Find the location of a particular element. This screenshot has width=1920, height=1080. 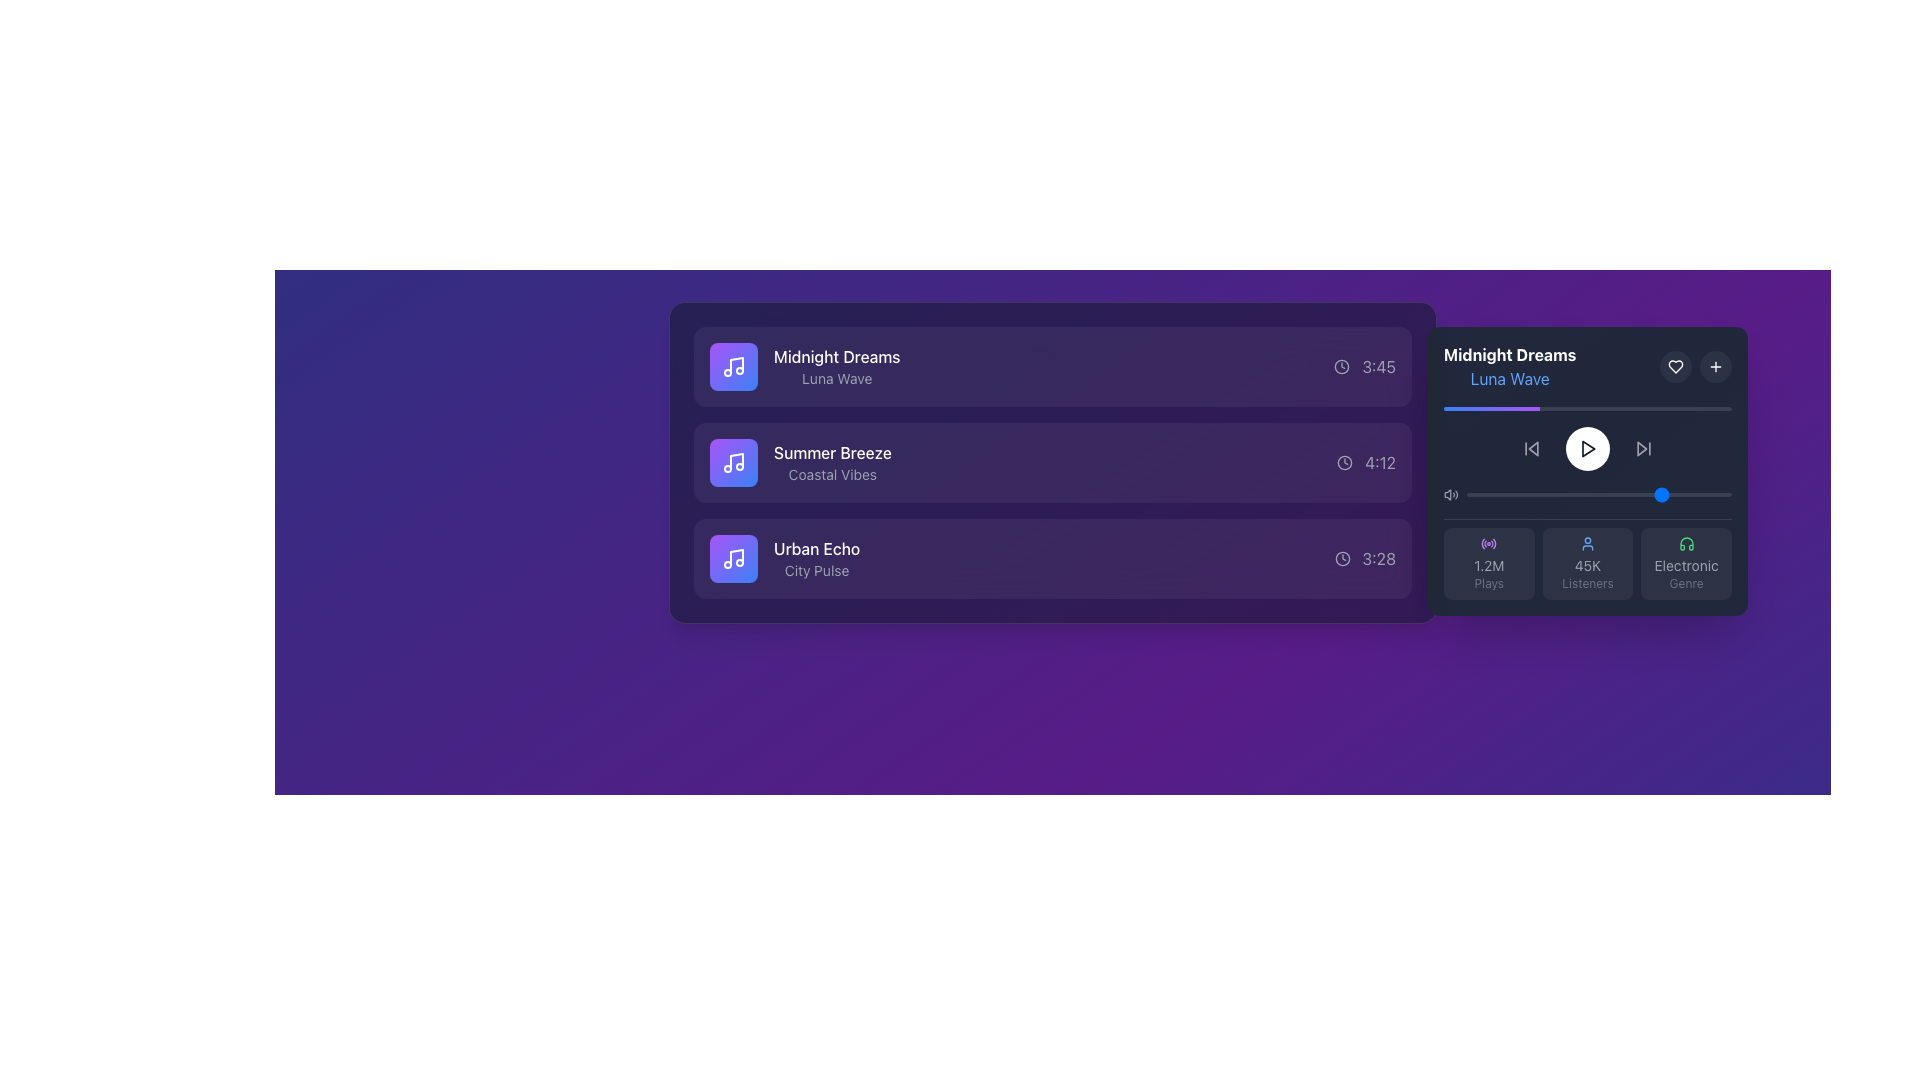

label displaying the title of the currently playing audio track in the media player interface, located above the text 'Luna Wave' is located at coordinates (1510, 353).